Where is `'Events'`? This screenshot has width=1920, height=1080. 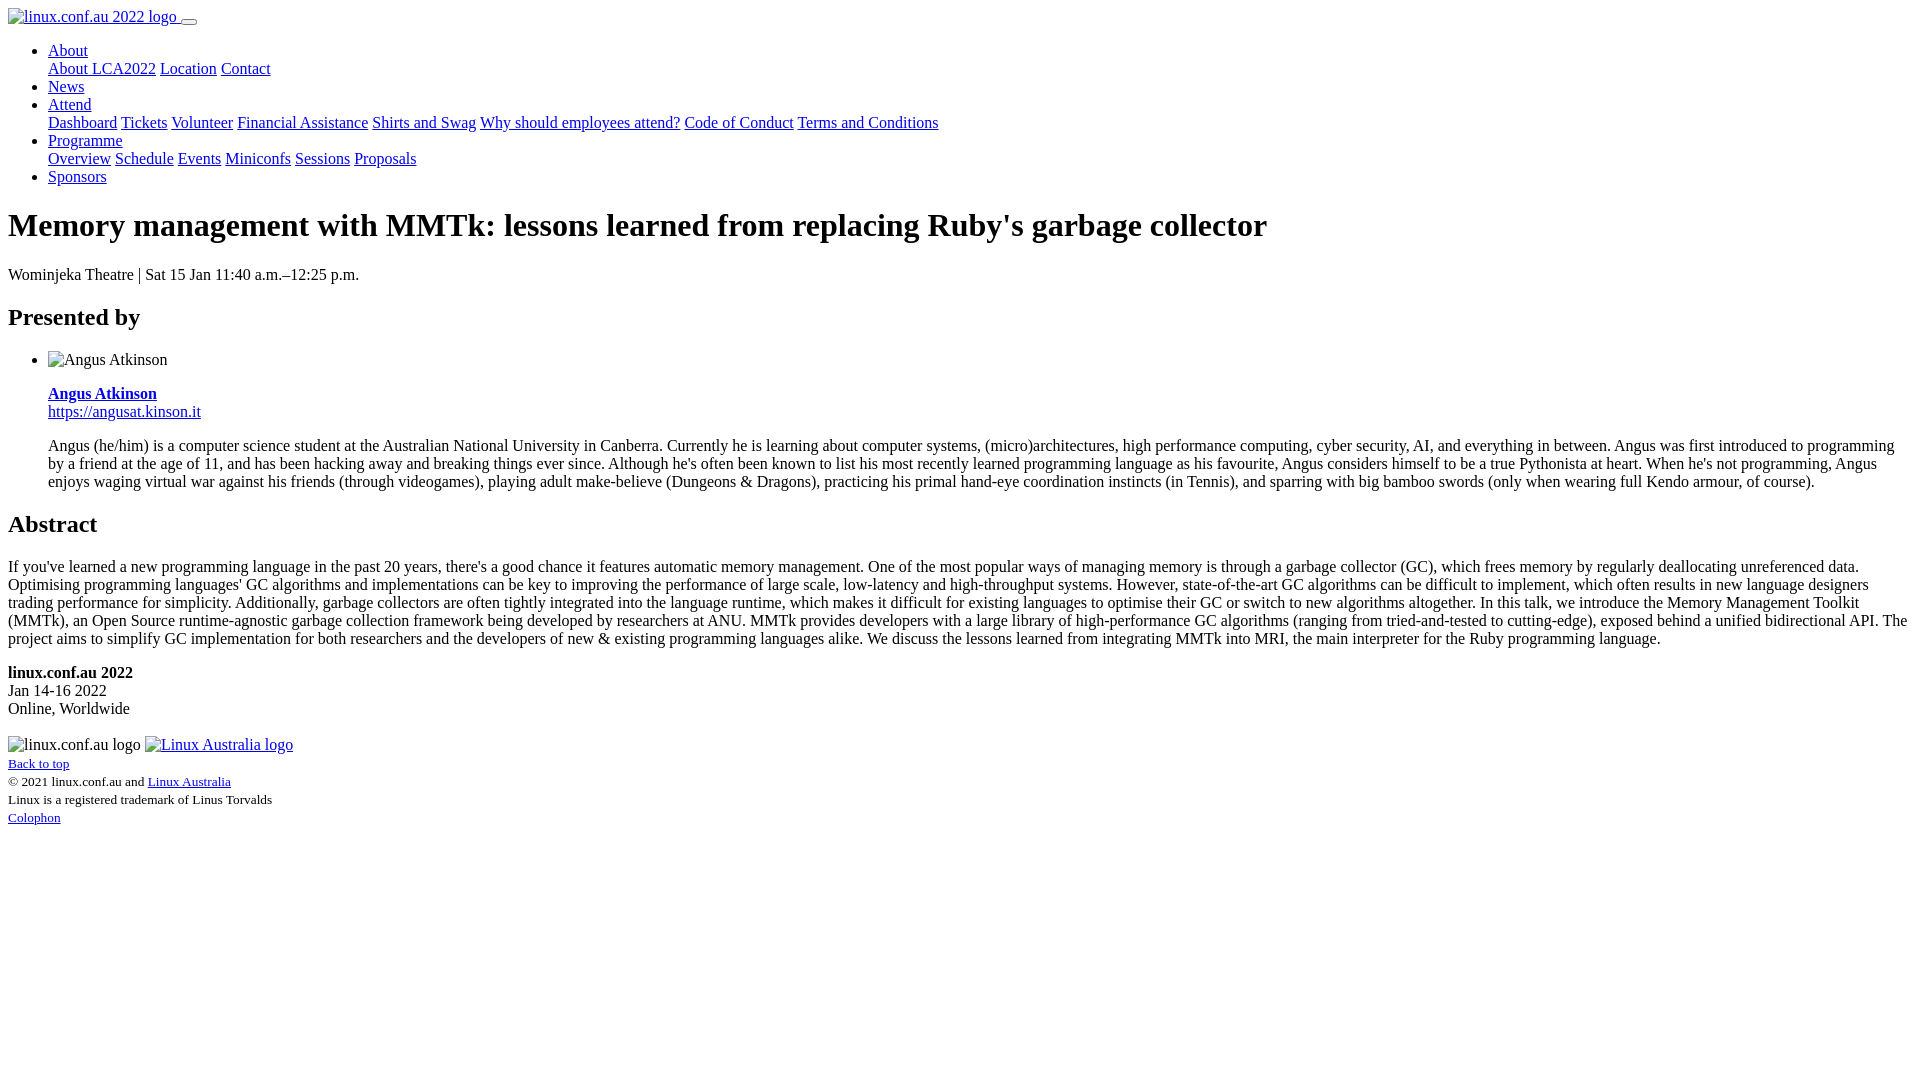 'Events' is located at coordinates (200, 157).